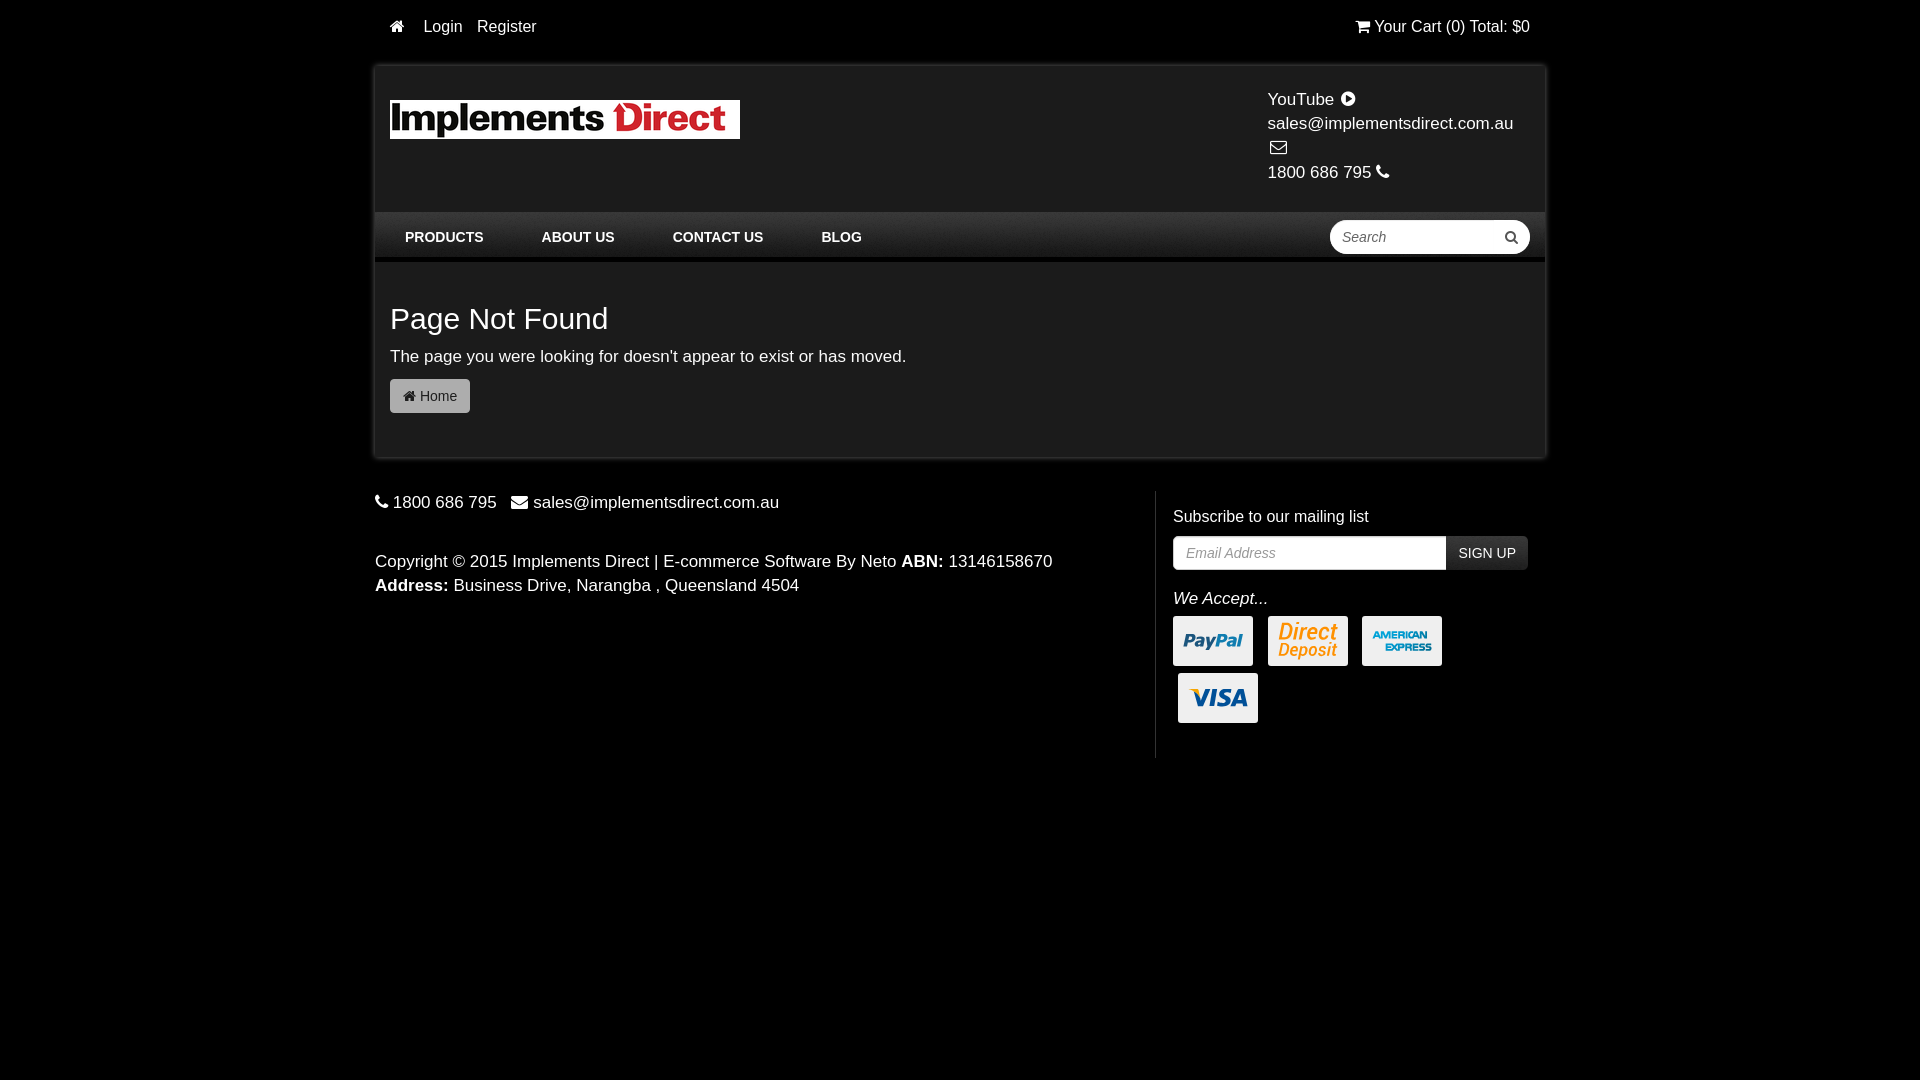 The height and width of the screenshot is (1080, 1920). Describe the element at coordinates (1390, 135) in the screenshot. I see `'sales@implementsdirect.com.au'` at that location.